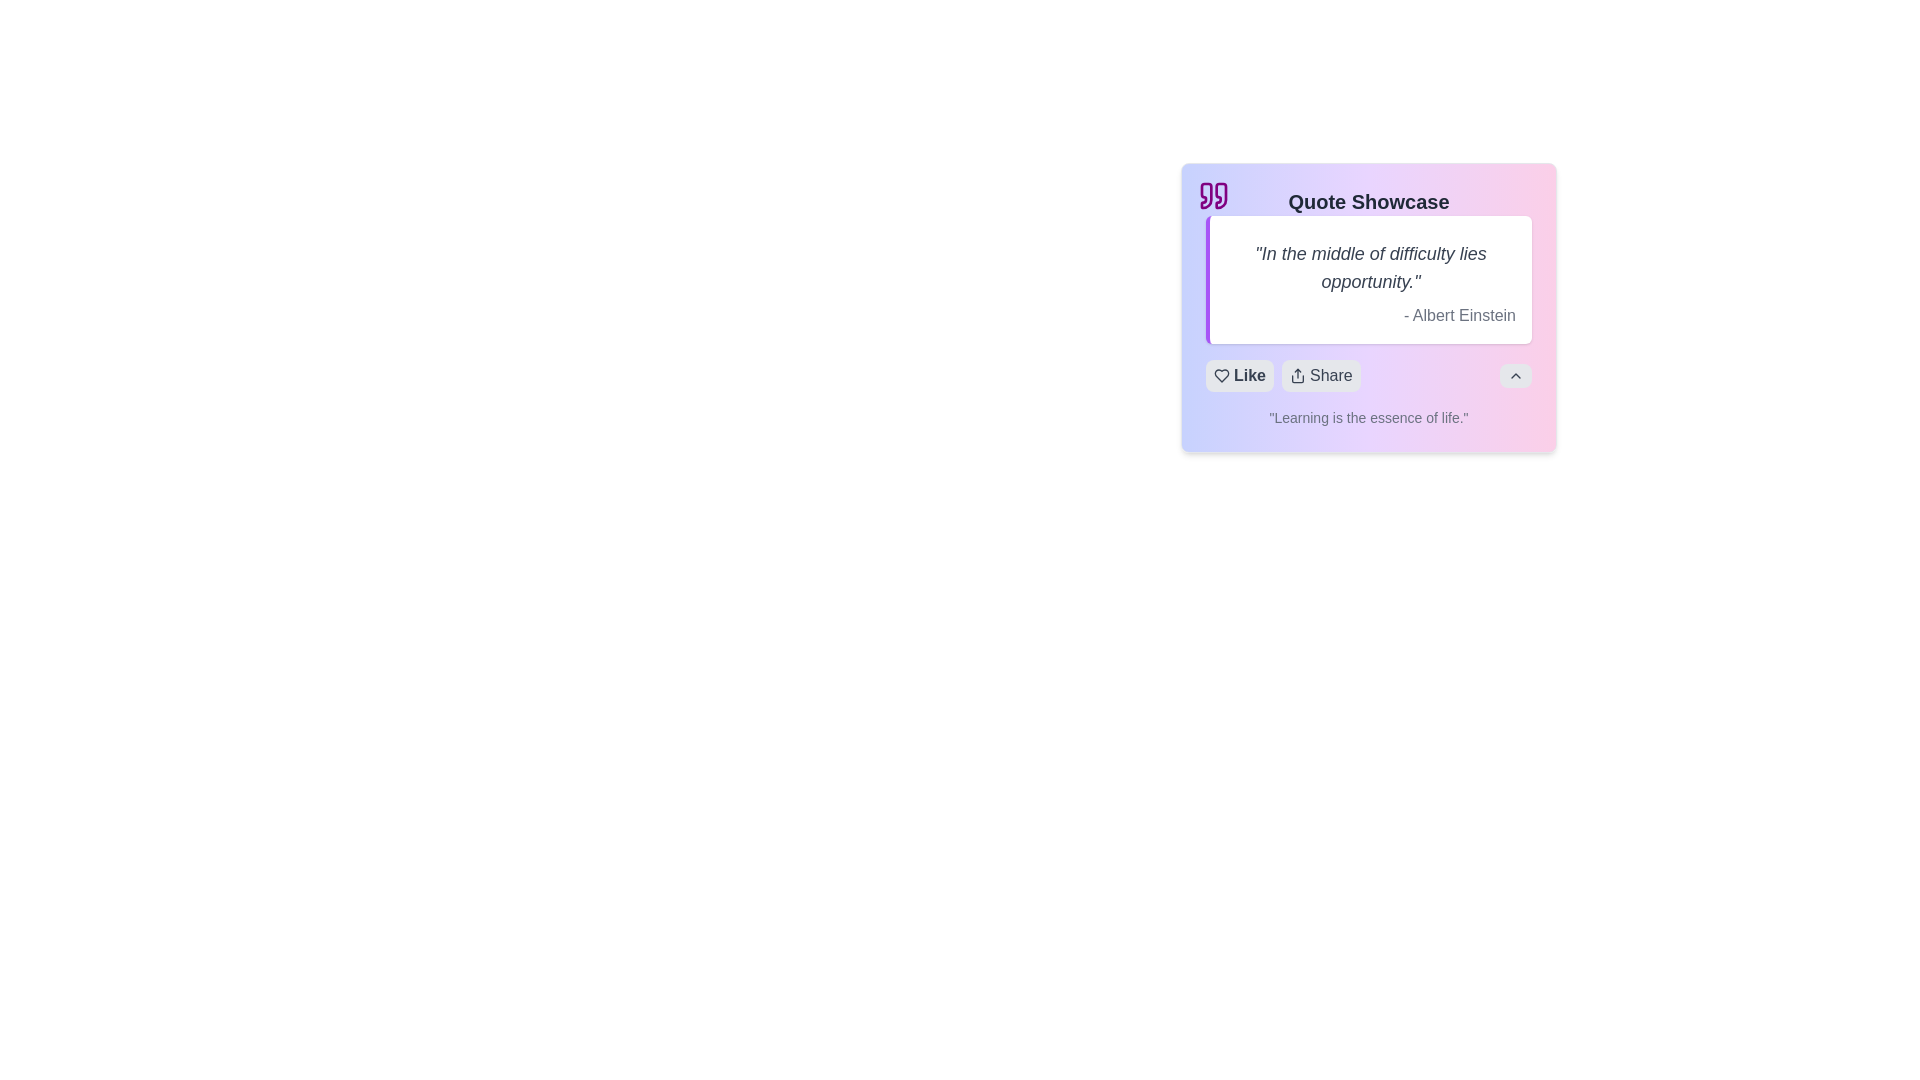  Describe the element at coordinates (1221, 375) in the screenshot. I see `the heart-shaped icon located next to the 'Like' text at the bottom-left corner of the card element` at that location.